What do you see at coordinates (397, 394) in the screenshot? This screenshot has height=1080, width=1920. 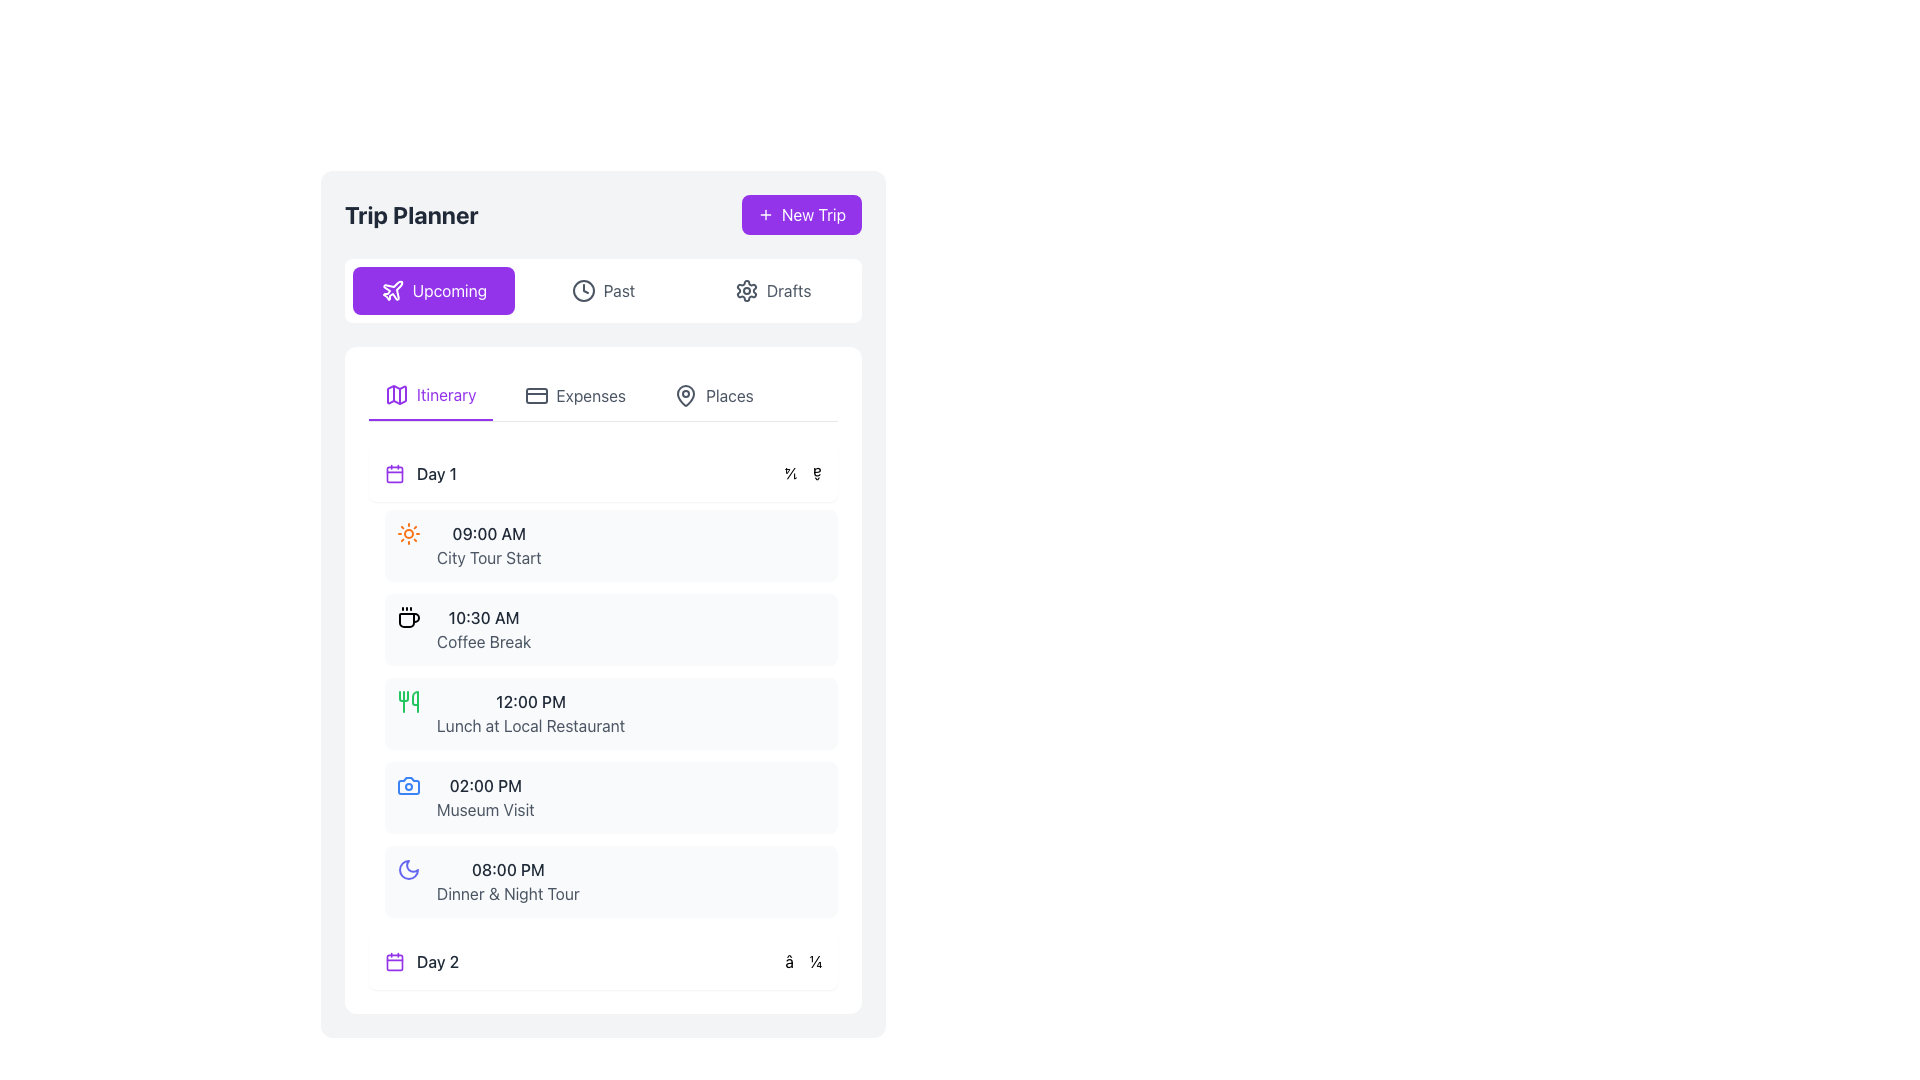 I see `the 'Itinerary' tab SVG icon located to the left of the text 'Itinerary' in the top section of the tabbed interface` at bounding box center [397, 394].